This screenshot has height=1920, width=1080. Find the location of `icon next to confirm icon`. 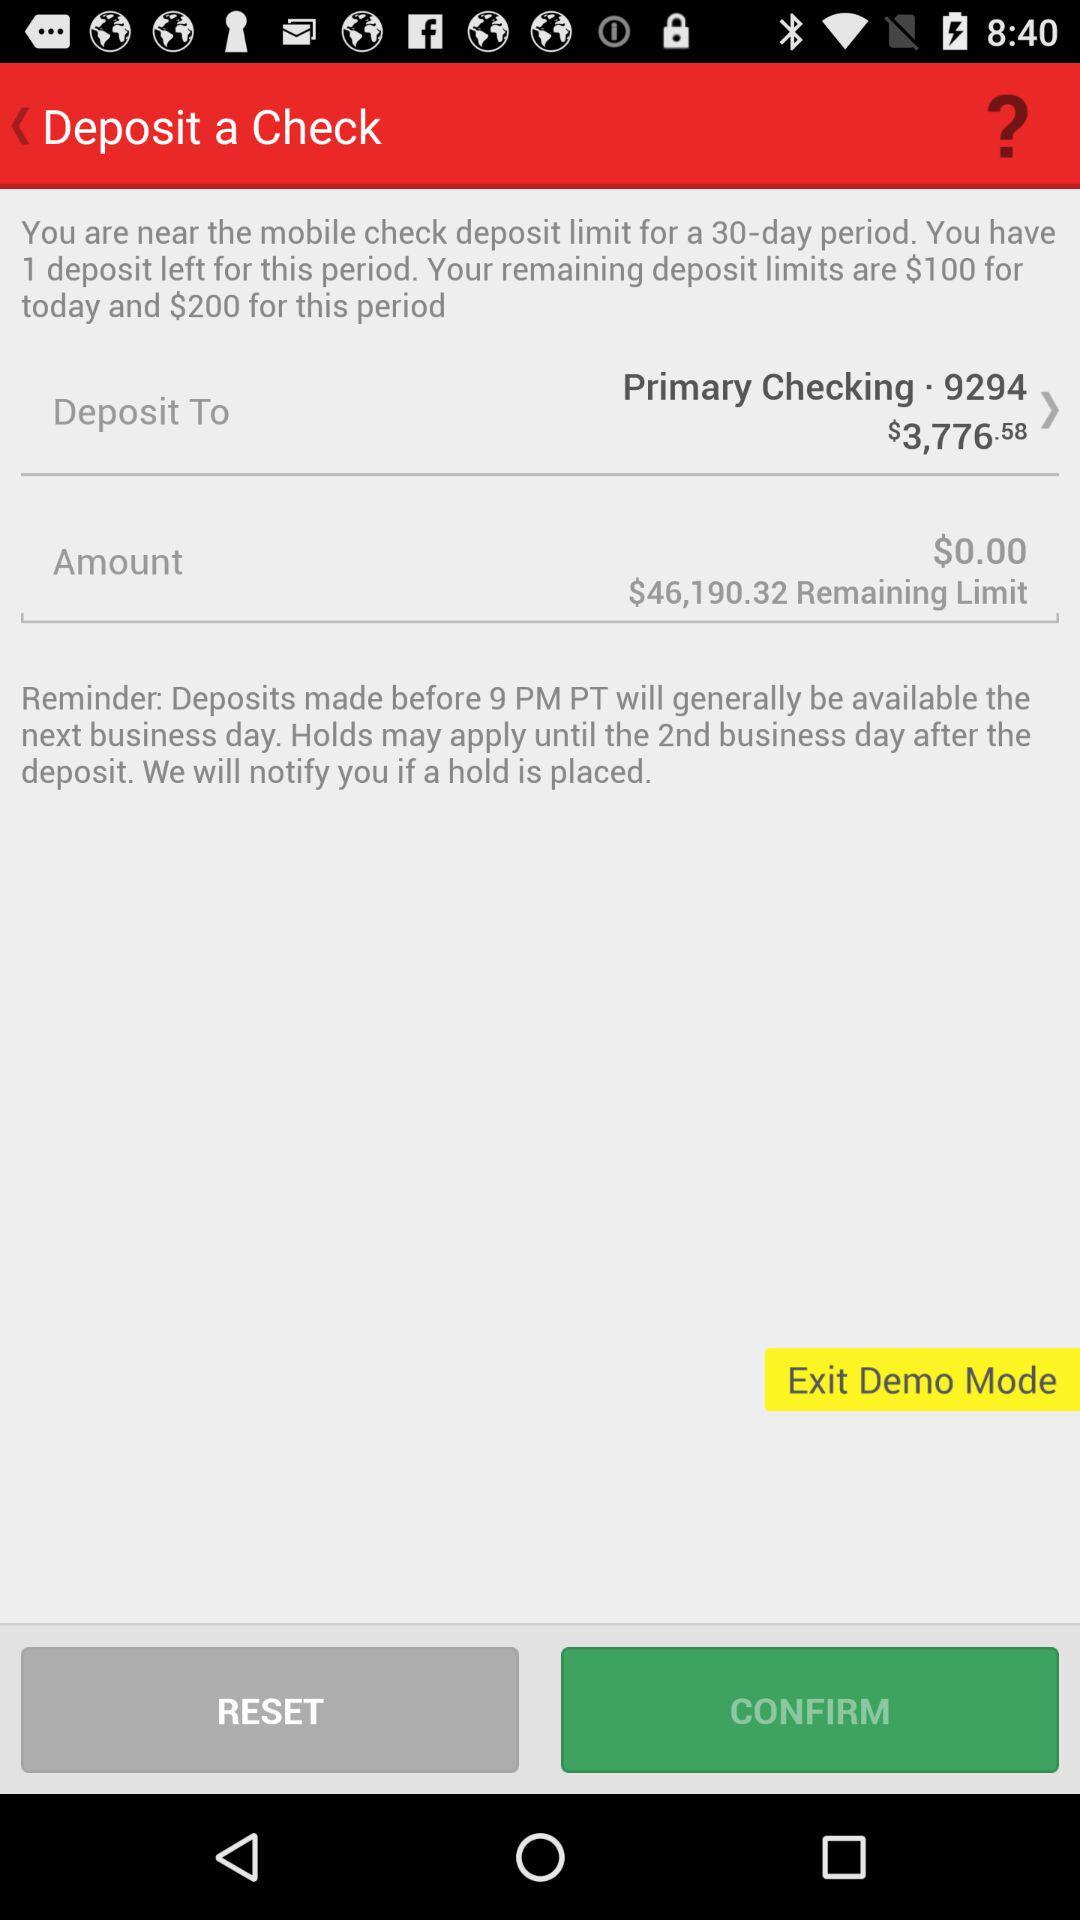

icon next to confirm icon is located at coordinates (270, 1708).